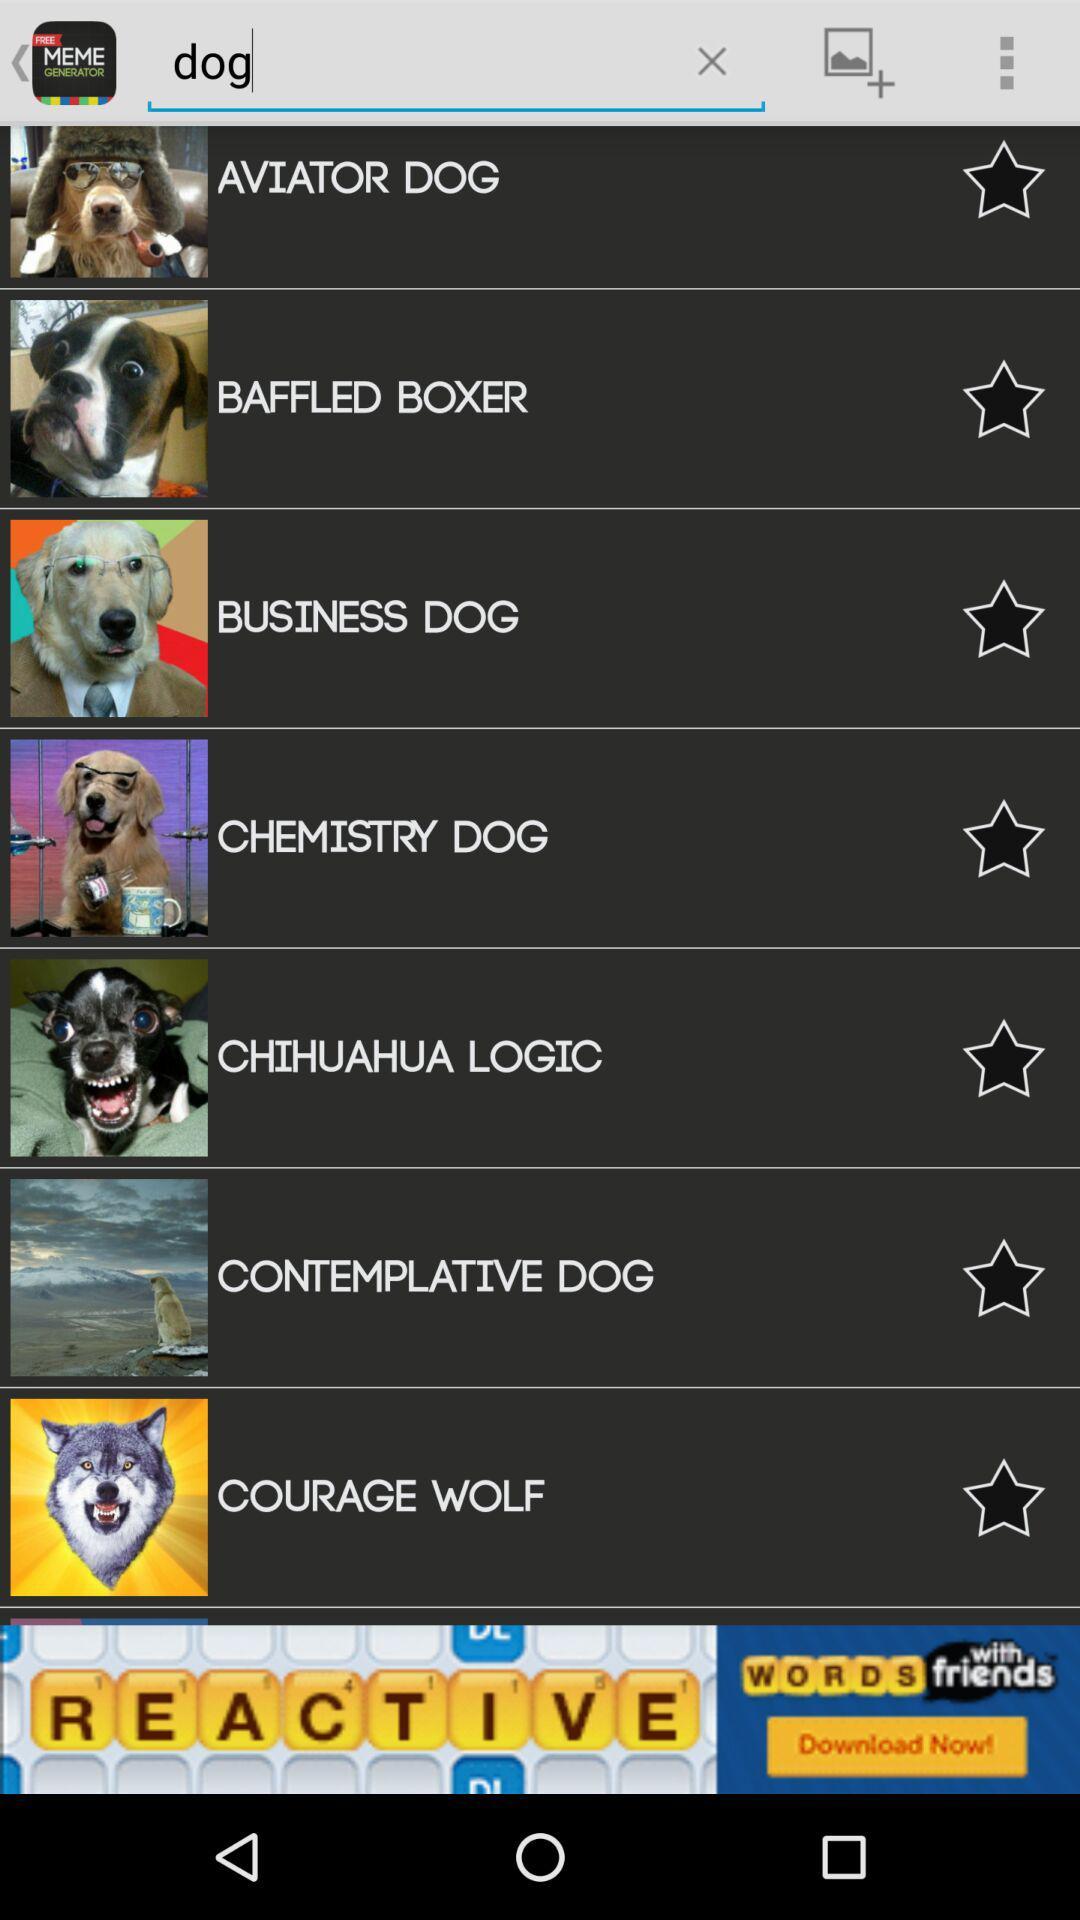 The image size is (1080, 1920). Describe the element at coordinates (72, 62) in the screenshot. I see `text next to text left arrow` at that location.